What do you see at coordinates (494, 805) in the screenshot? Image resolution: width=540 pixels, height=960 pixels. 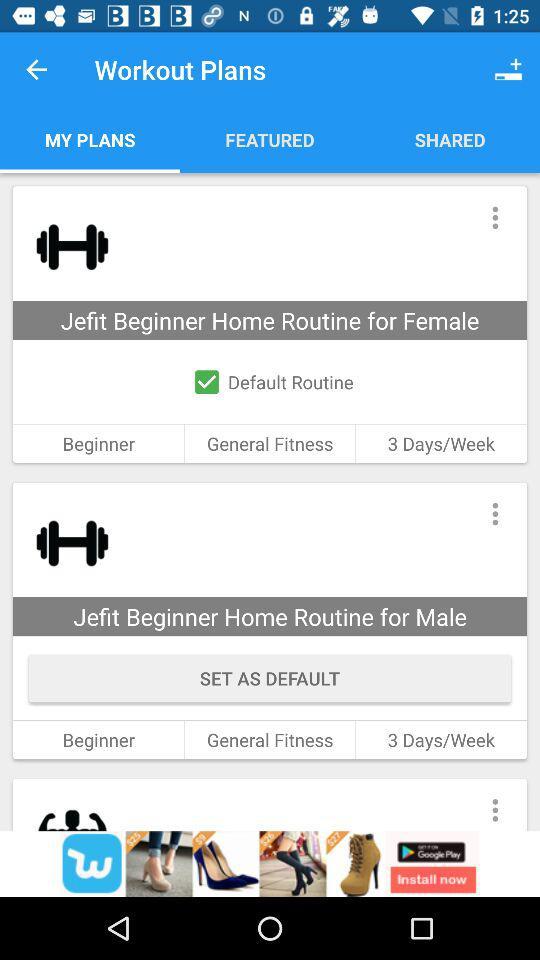 I see `menu` at bounding box center [494, 805].